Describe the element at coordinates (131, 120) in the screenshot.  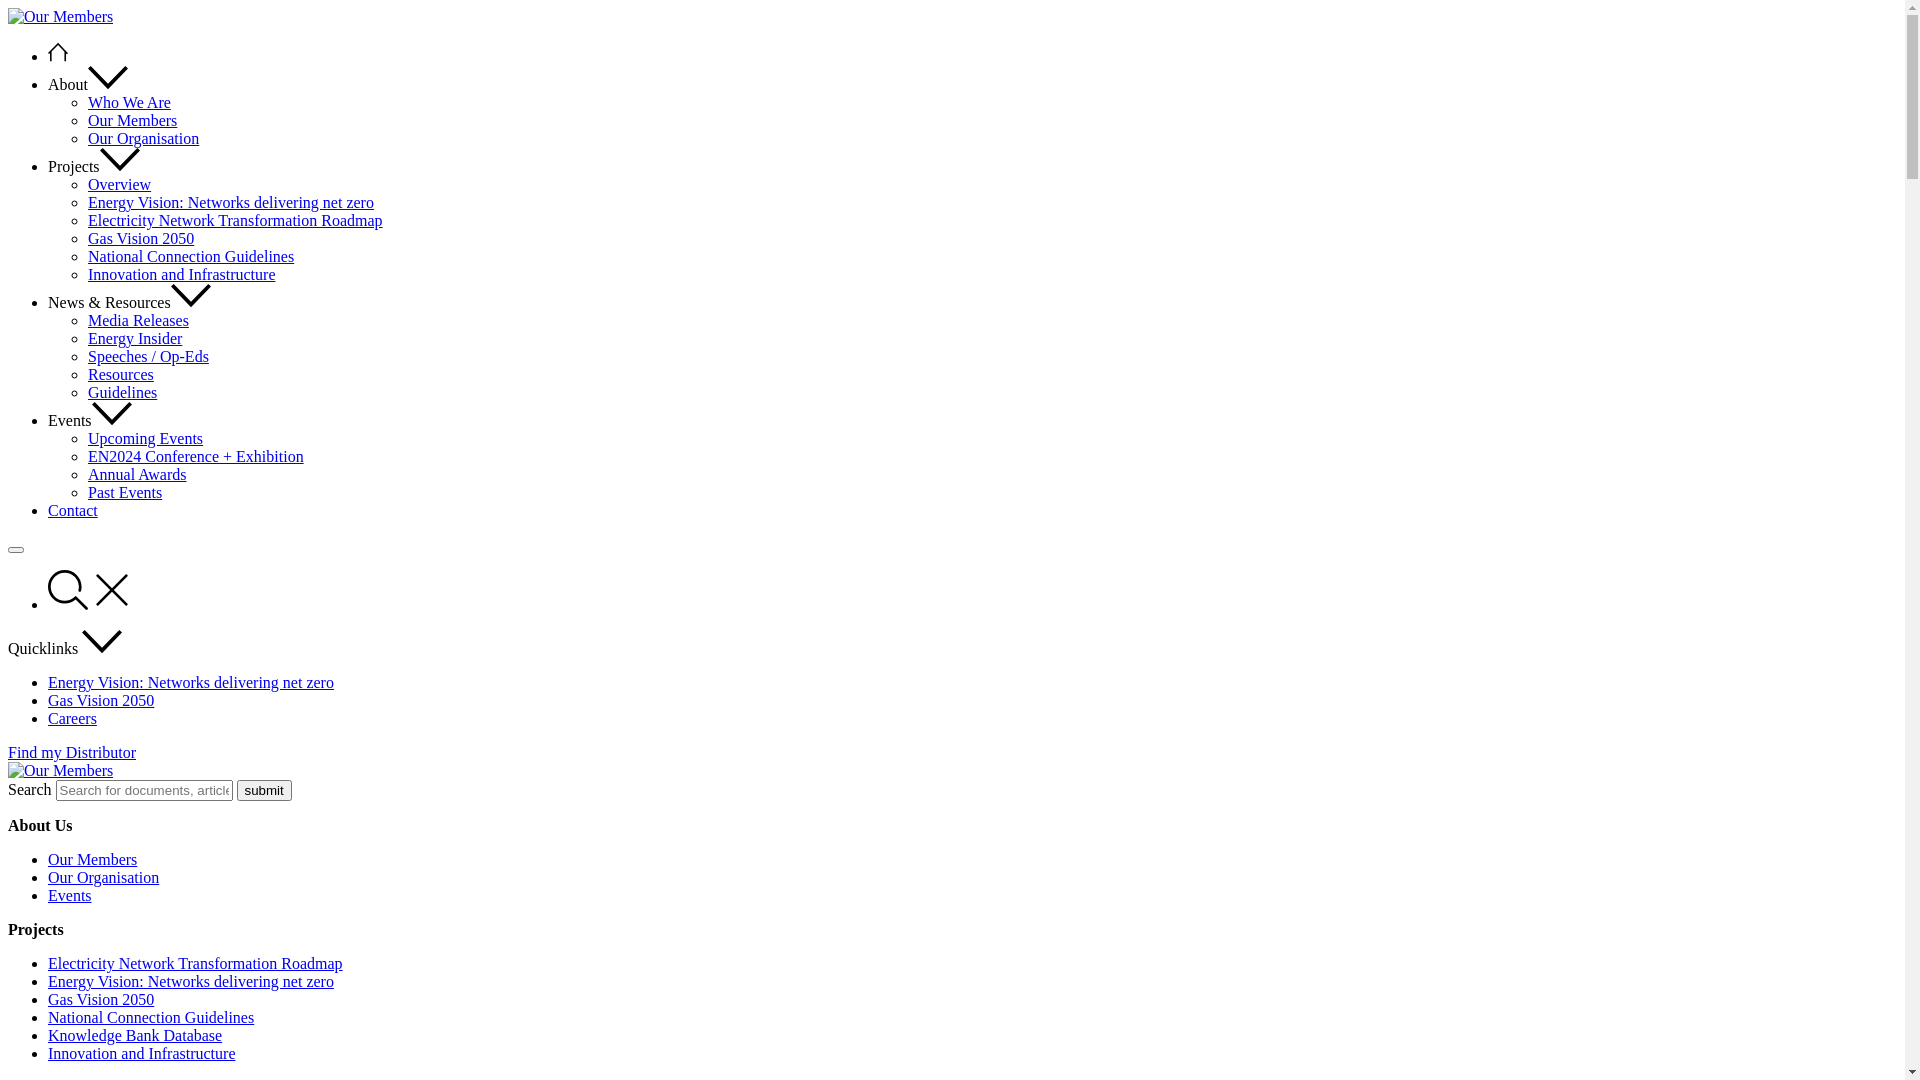
I see `'Our Members'` at that location.